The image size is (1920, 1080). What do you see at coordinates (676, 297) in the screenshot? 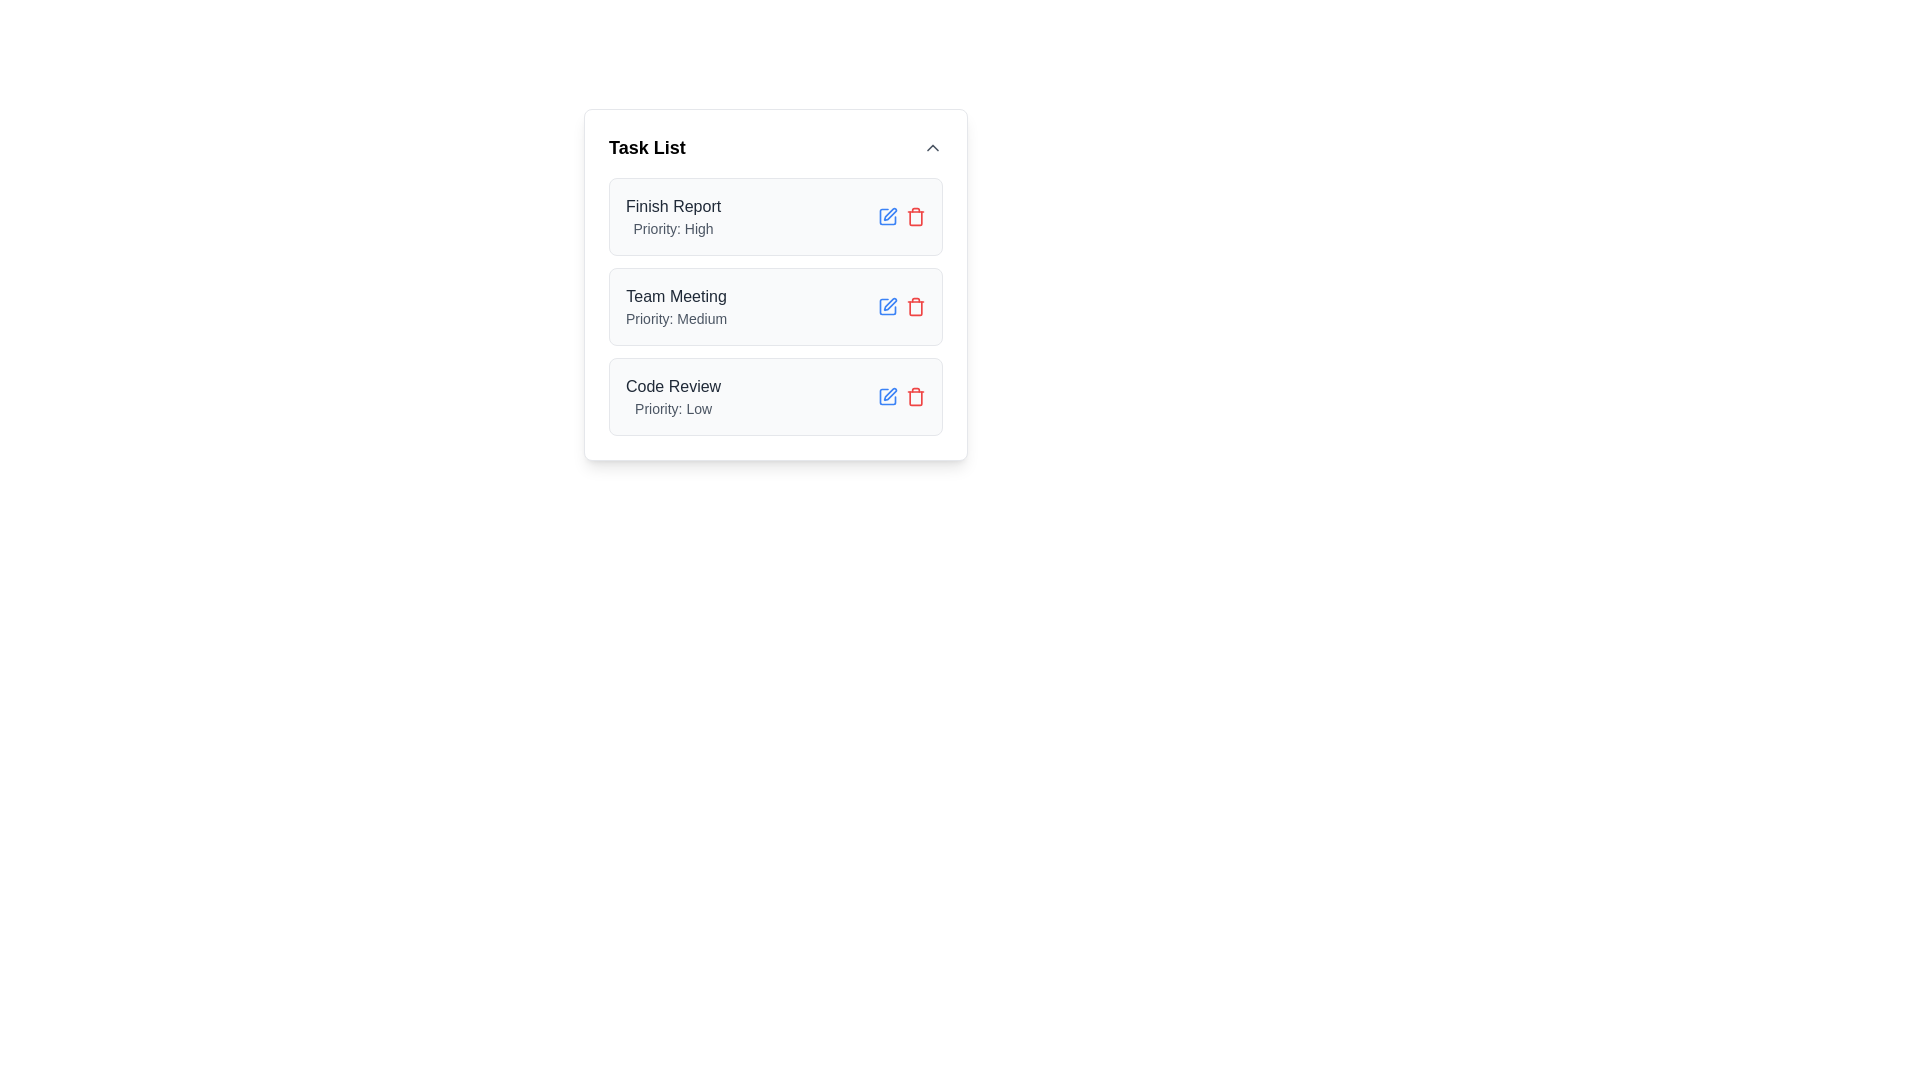
I see `the text label displaying 'Team Meeting', located between 'Finish Report' and 'Code Review' in the task list` at bounding box center [676, 297].